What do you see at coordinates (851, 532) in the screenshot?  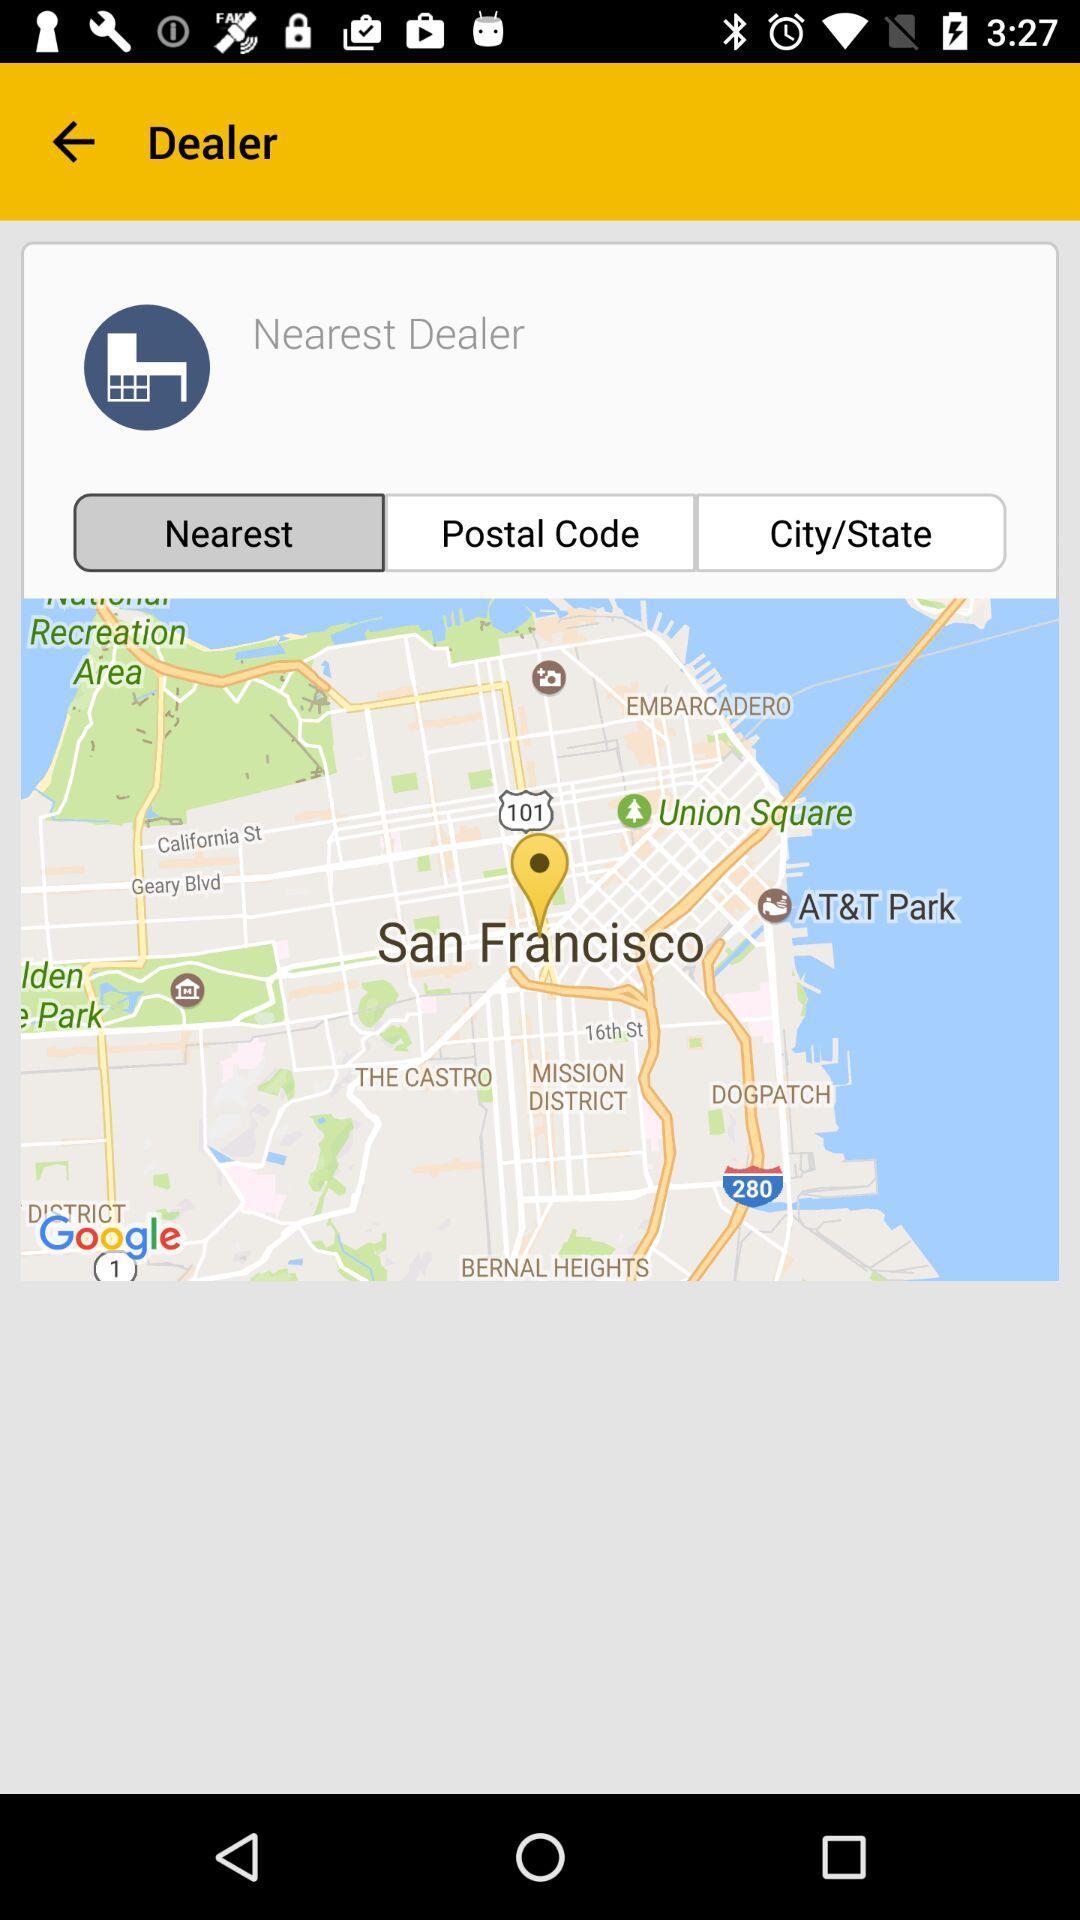 I see `item below the dealer item` at bounding box center [851, 532].